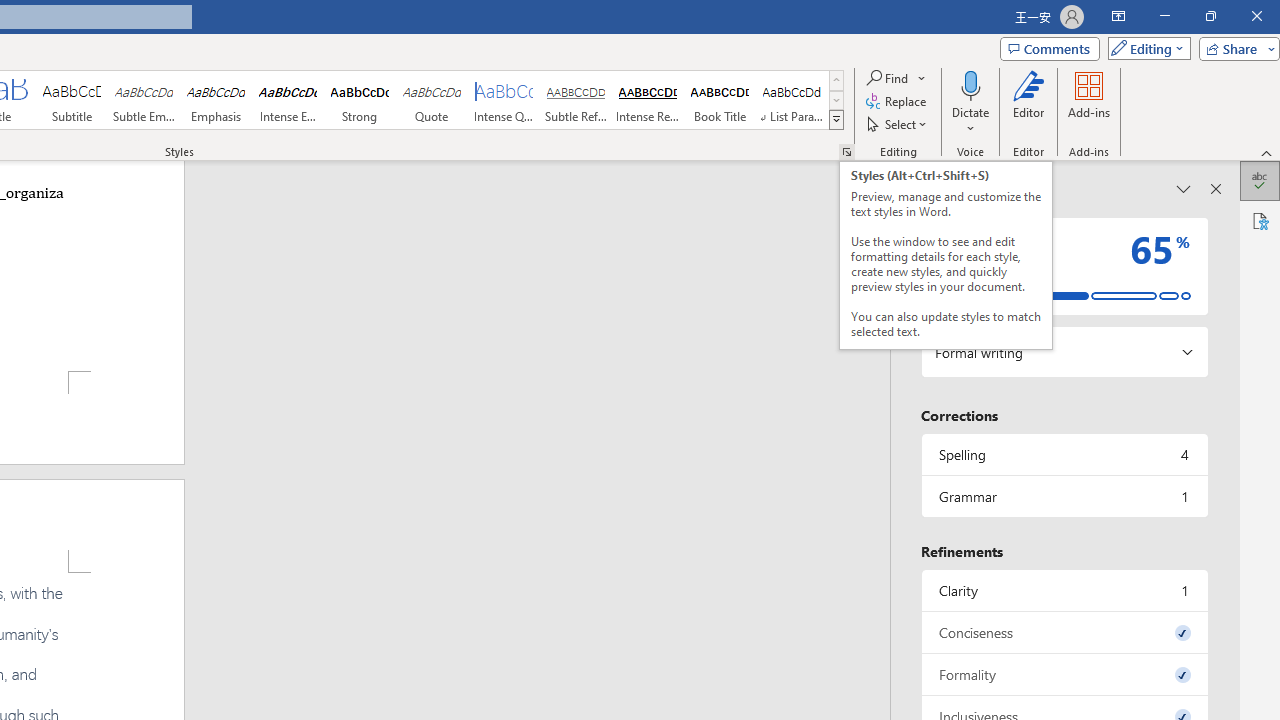 This screenshot has width=1280, height=720. What do you see at coordinates (836, 120) in the screenshot?
I see `'Styles'` at bounding box center [836, 120].